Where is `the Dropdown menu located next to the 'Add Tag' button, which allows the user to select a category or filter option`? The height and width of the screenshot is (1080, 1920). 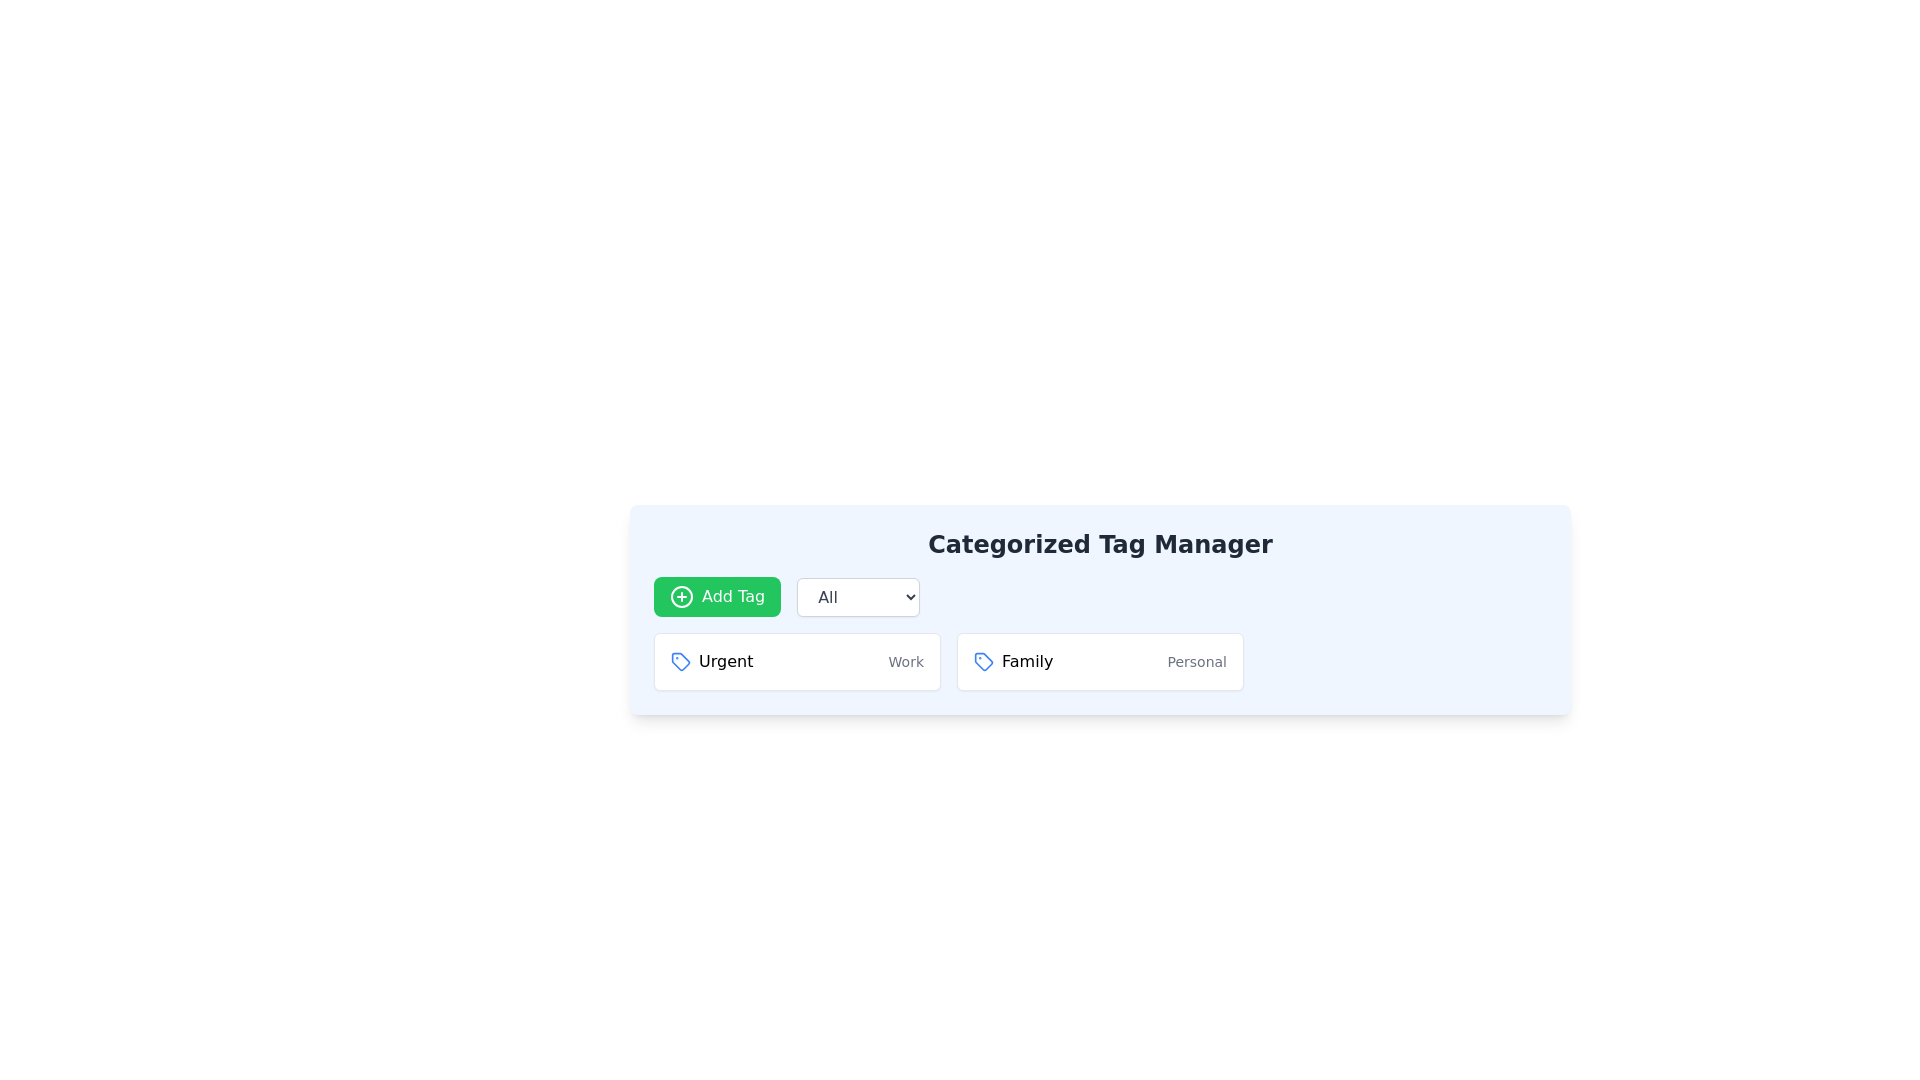 the Dropdown menu located next to the 'Add Tag' button, which allows the user to select a category or filter option is located at coordinates (858, 596).